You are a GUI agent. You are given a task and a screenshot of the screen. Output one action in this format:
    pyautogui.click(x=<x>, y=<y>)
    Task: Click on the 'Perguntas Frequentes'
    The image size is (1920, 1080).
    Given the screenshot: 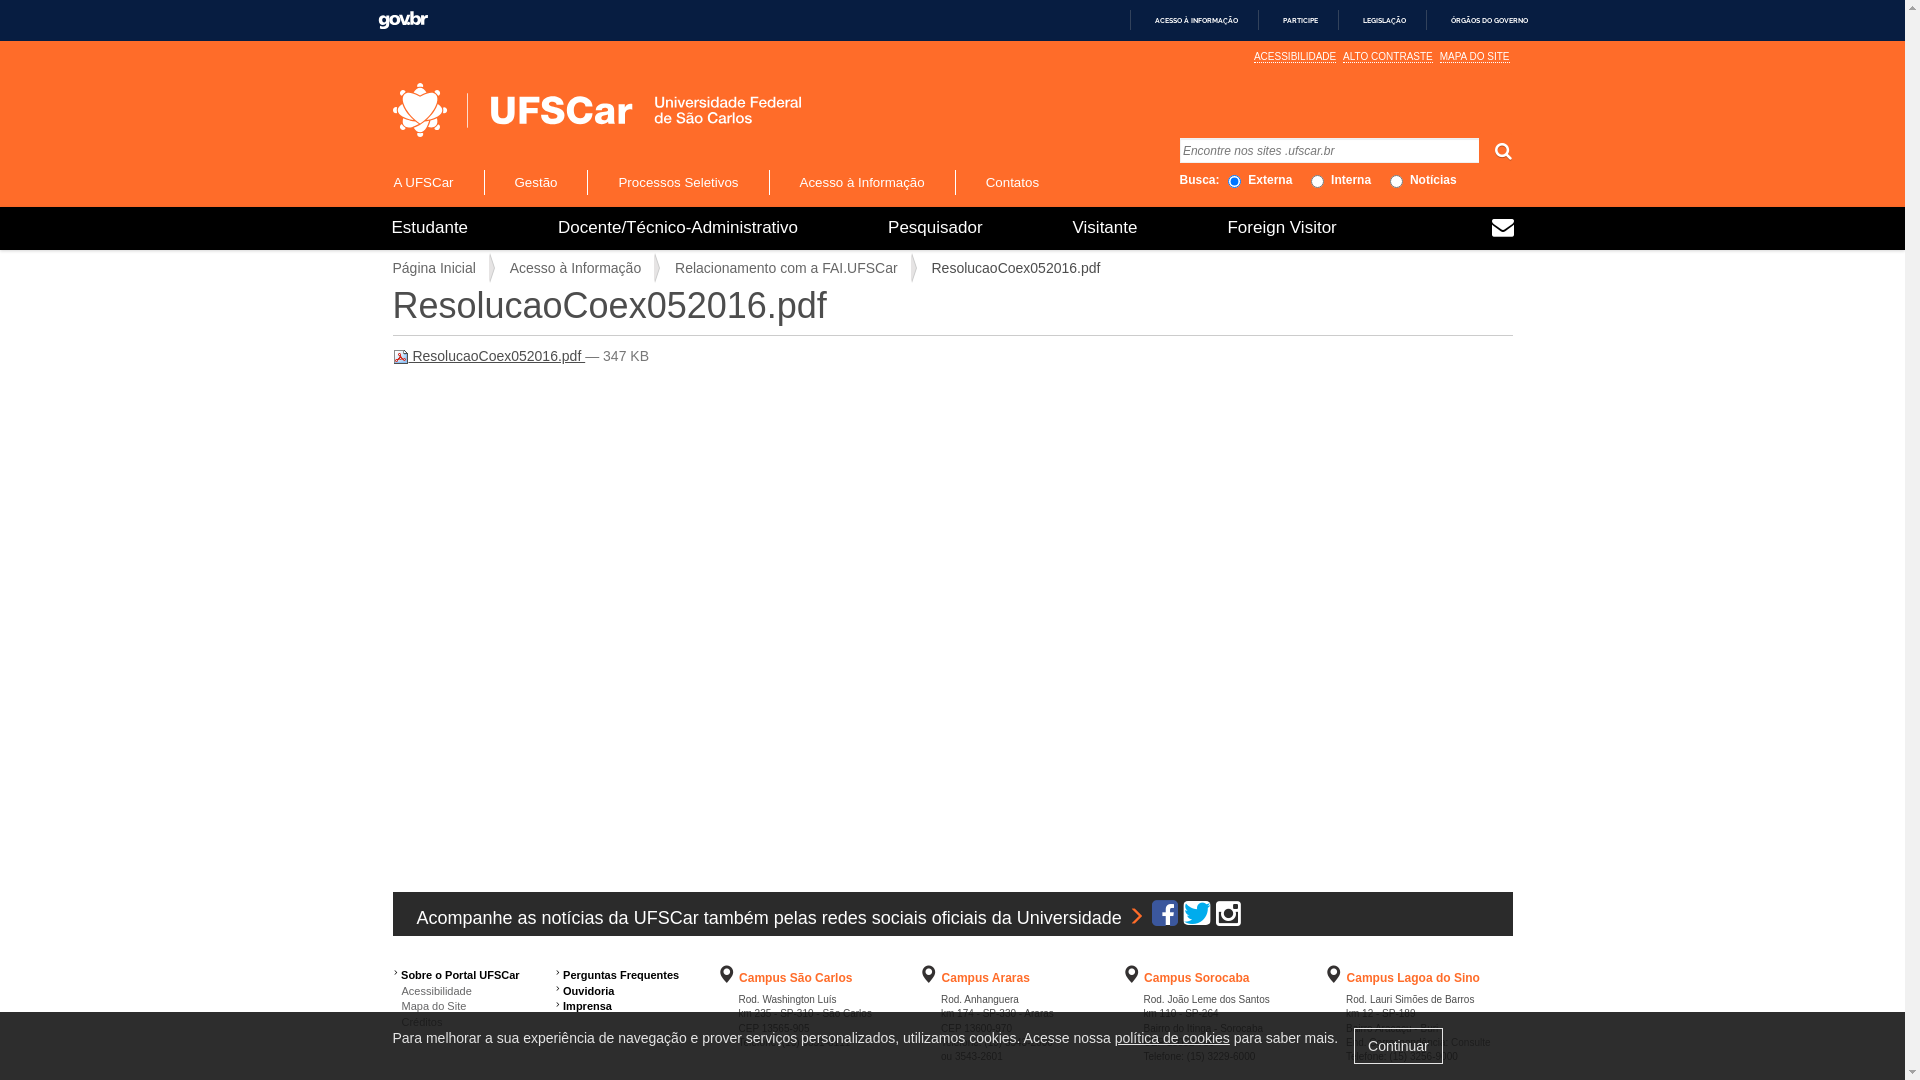 What is the action you would take?
    pyautogui.click(x=619, y=974)
    